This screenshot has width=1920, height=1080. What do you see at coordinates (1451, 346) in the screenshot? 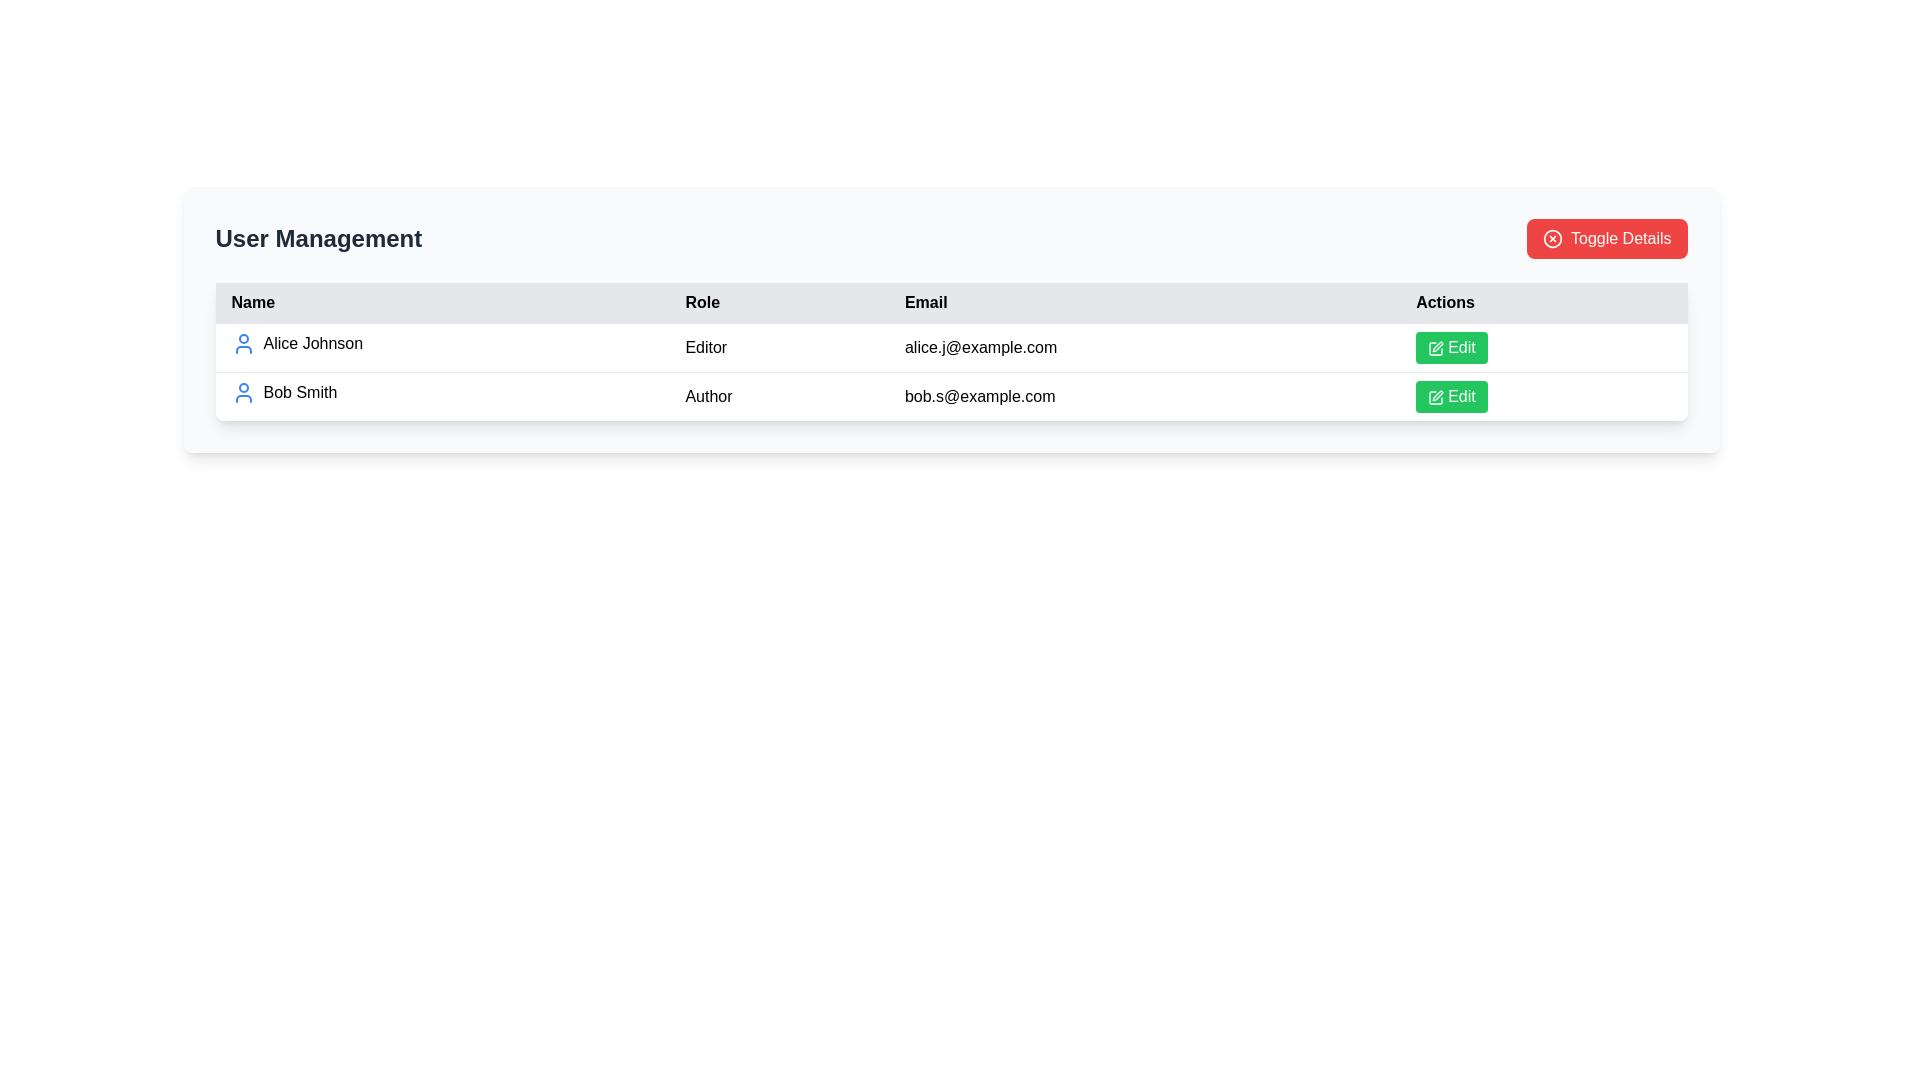
I see `the button in the 'Actions' column of the first row in the user table` at bounding box center [1451, 346].